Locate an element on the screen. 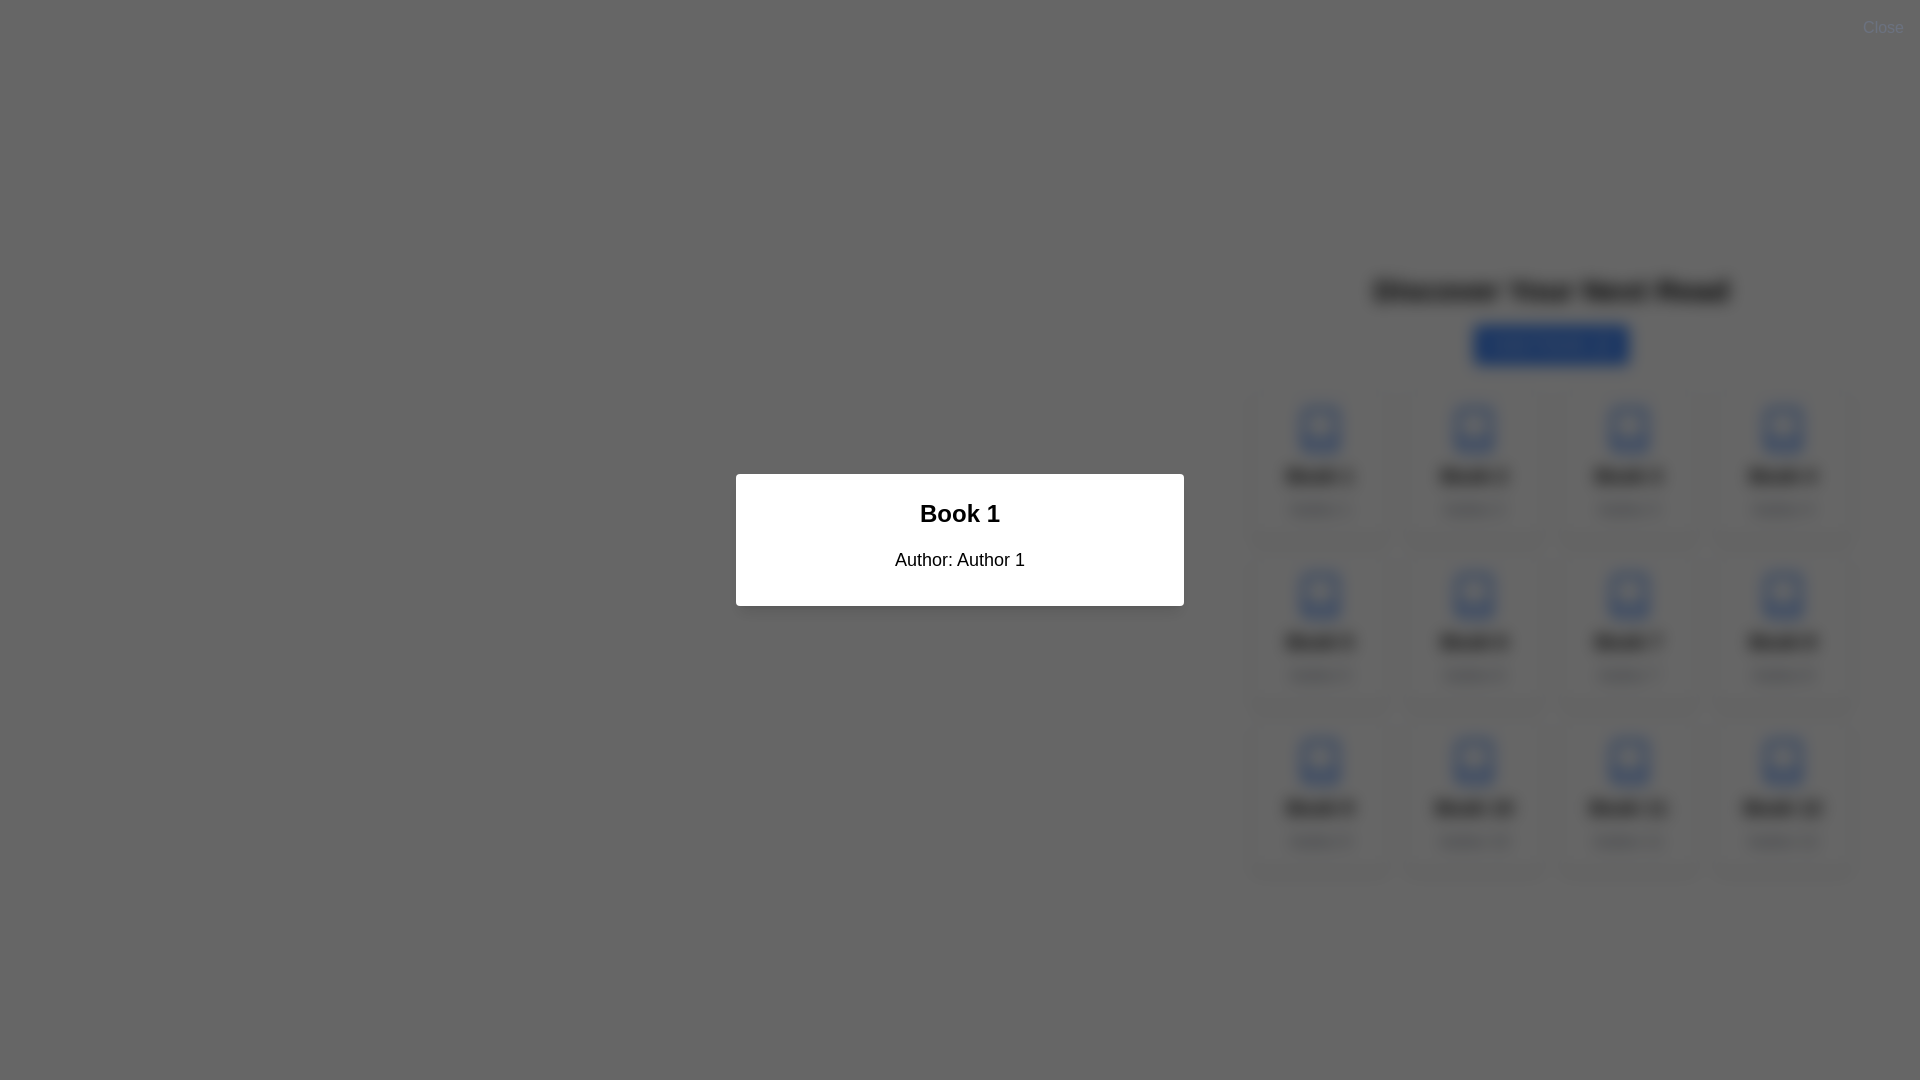  the stylized SVG component resembling an open book with rounded edges, which is located in the fourth column of the second row among a grid of clickable icons is located at coordinates (1474, 595).